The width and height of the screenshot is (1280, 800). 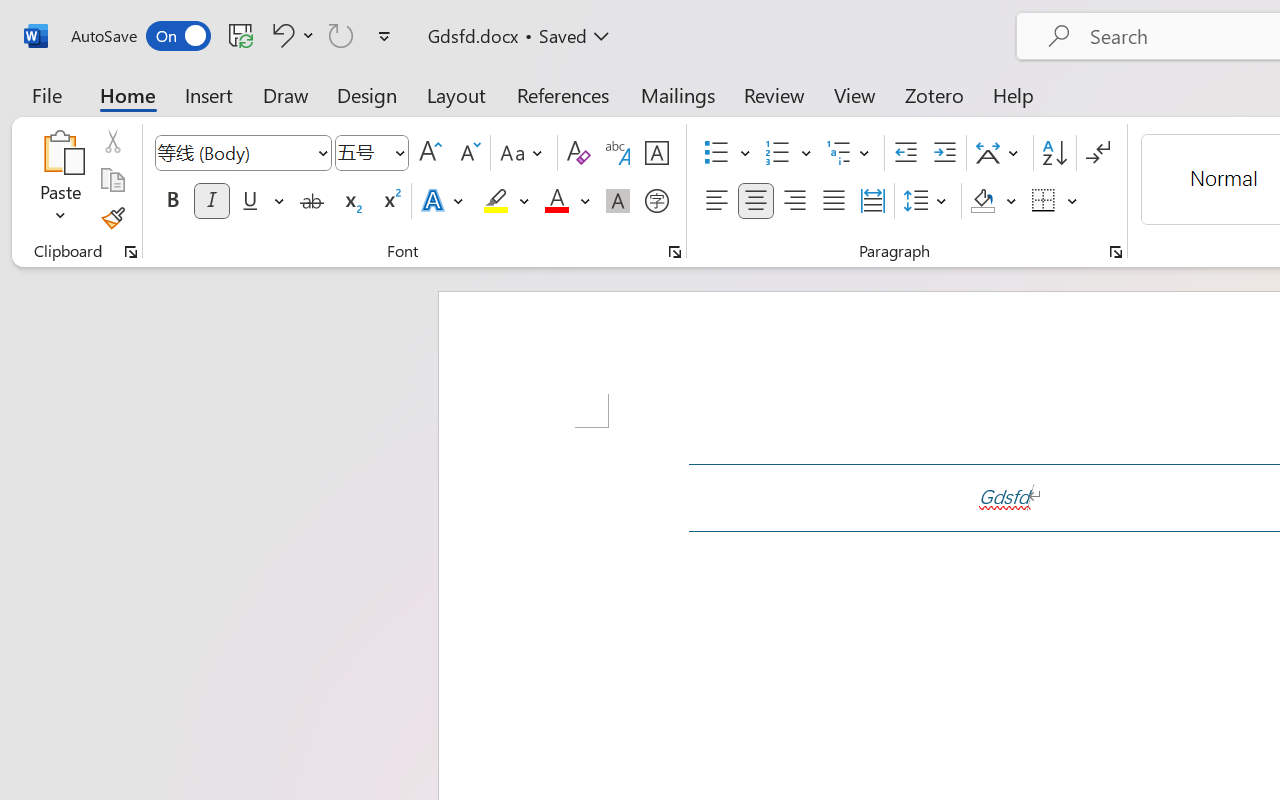 What do you see at coordinates (524, 153) in the screenshot?
I see `'Change Case'` at bounding box center [524, 153].